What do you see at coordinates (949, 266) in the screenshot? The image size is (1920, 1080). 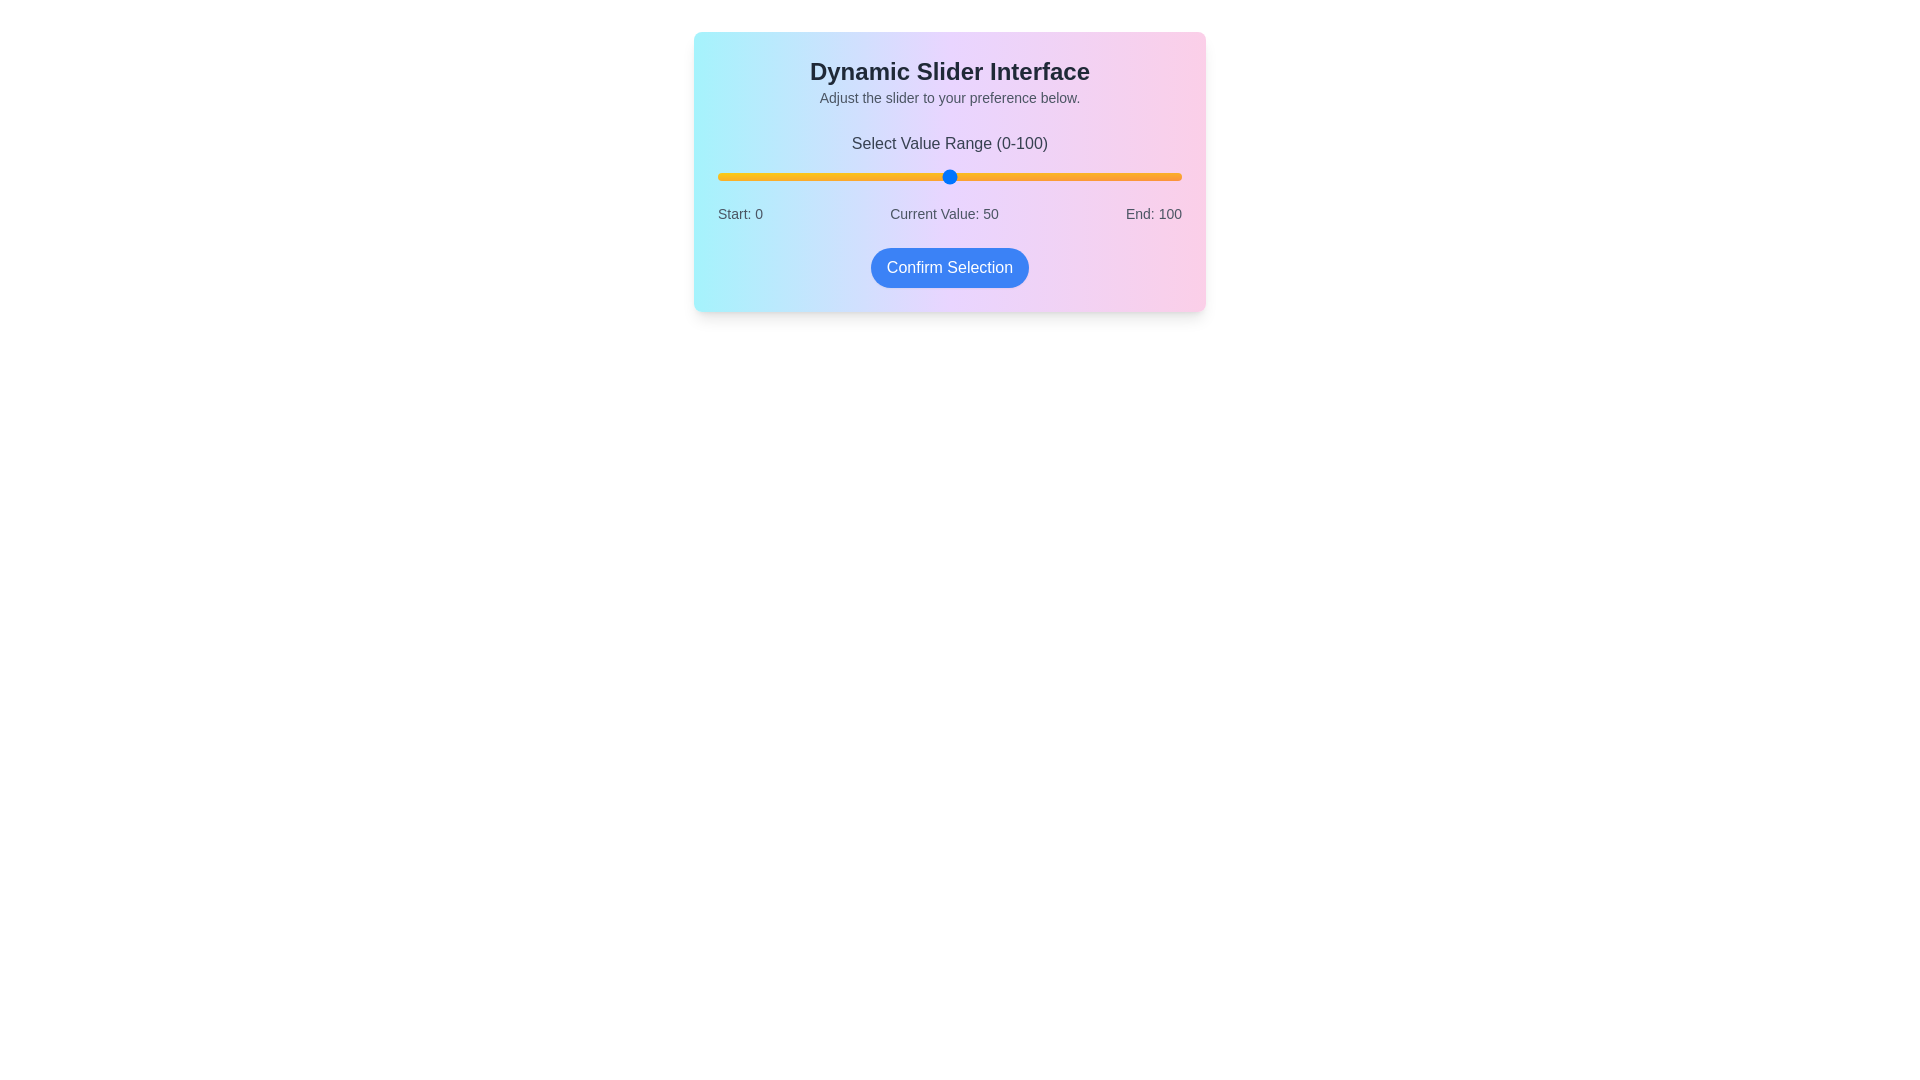 I see `'Confirm Selection' button to confirm the chosen value` at bounding box center [949, 266].